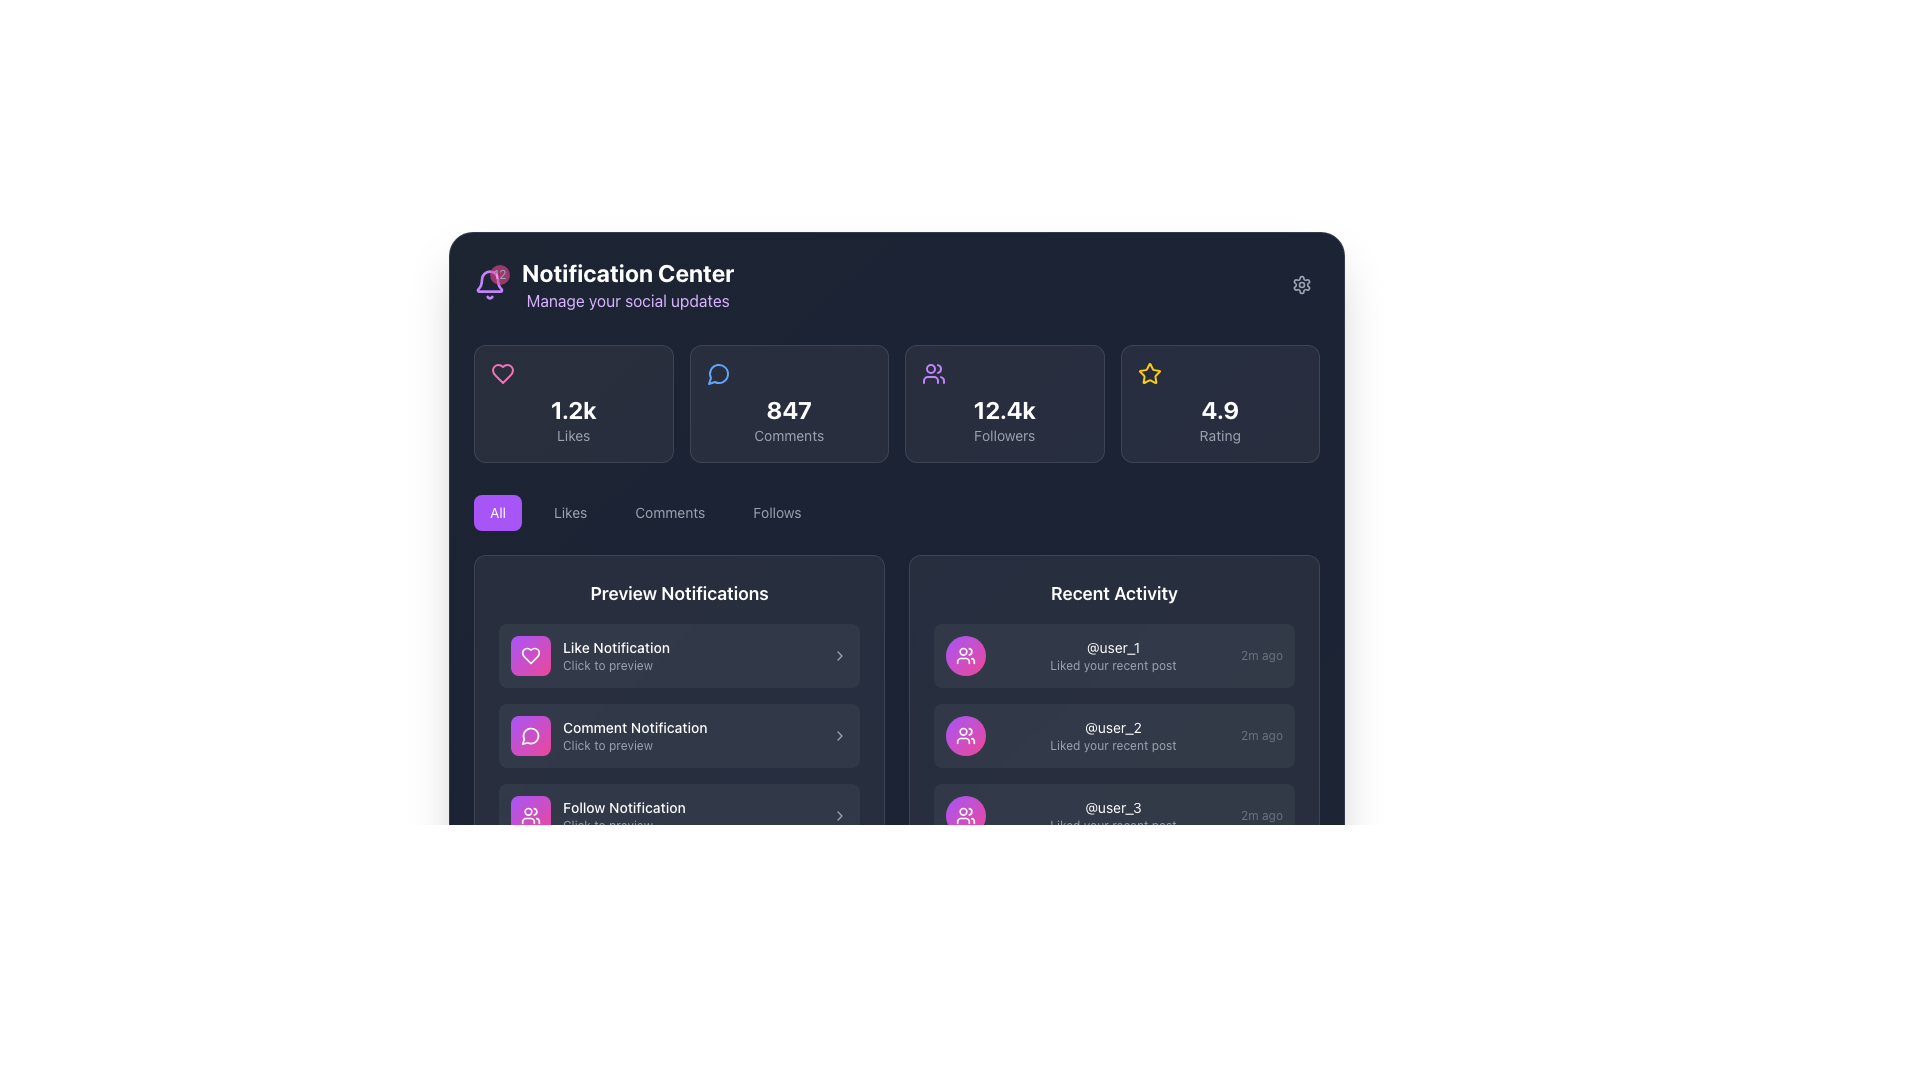  I want to click on the static text label located below '@user_3' in the 'Recent Activity' section, which describes the nature of the activity associated with the user, so click(1112, 825).